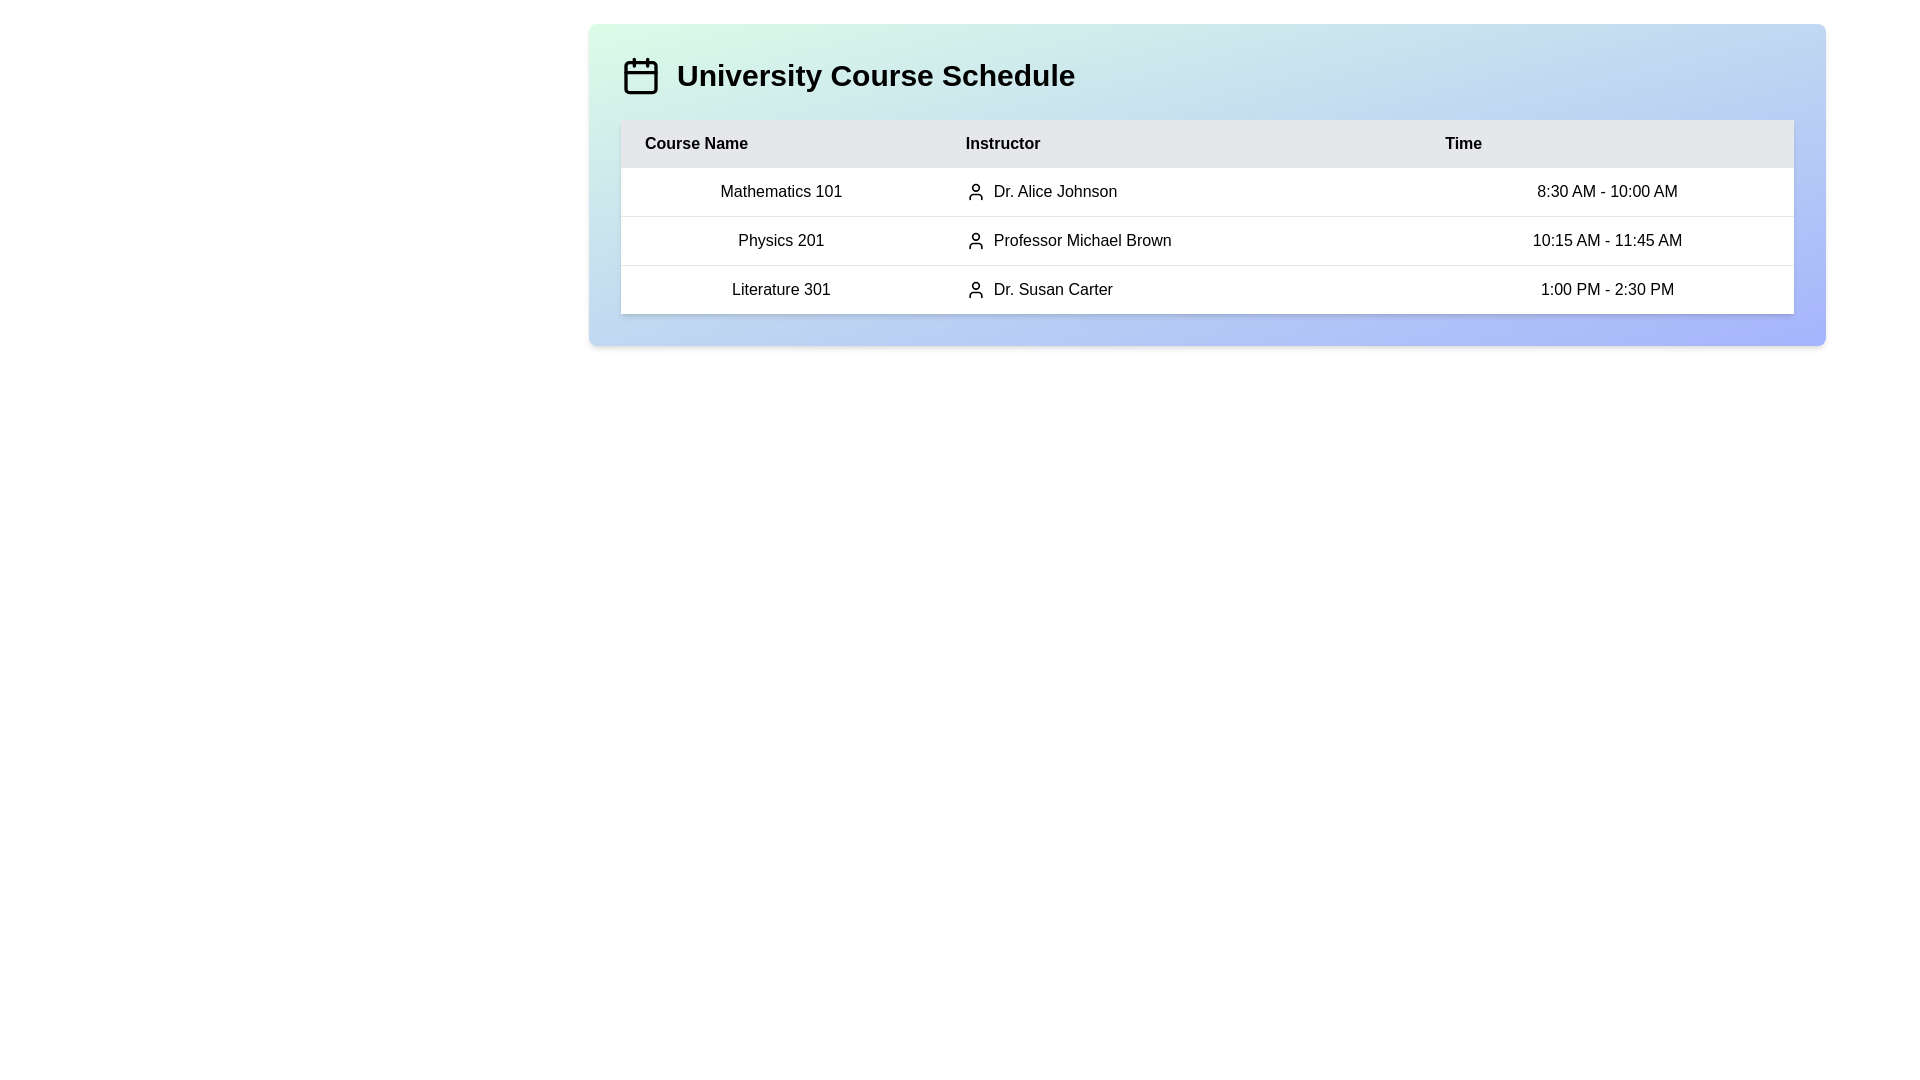  What do you see at coordinates (780, 289) in the screenshot?
I see `the static text label displaying the course name in the third row of the schedule table, which is located between 'Physics 201' above and the course time information to the right` at bounding box center [780, 289].